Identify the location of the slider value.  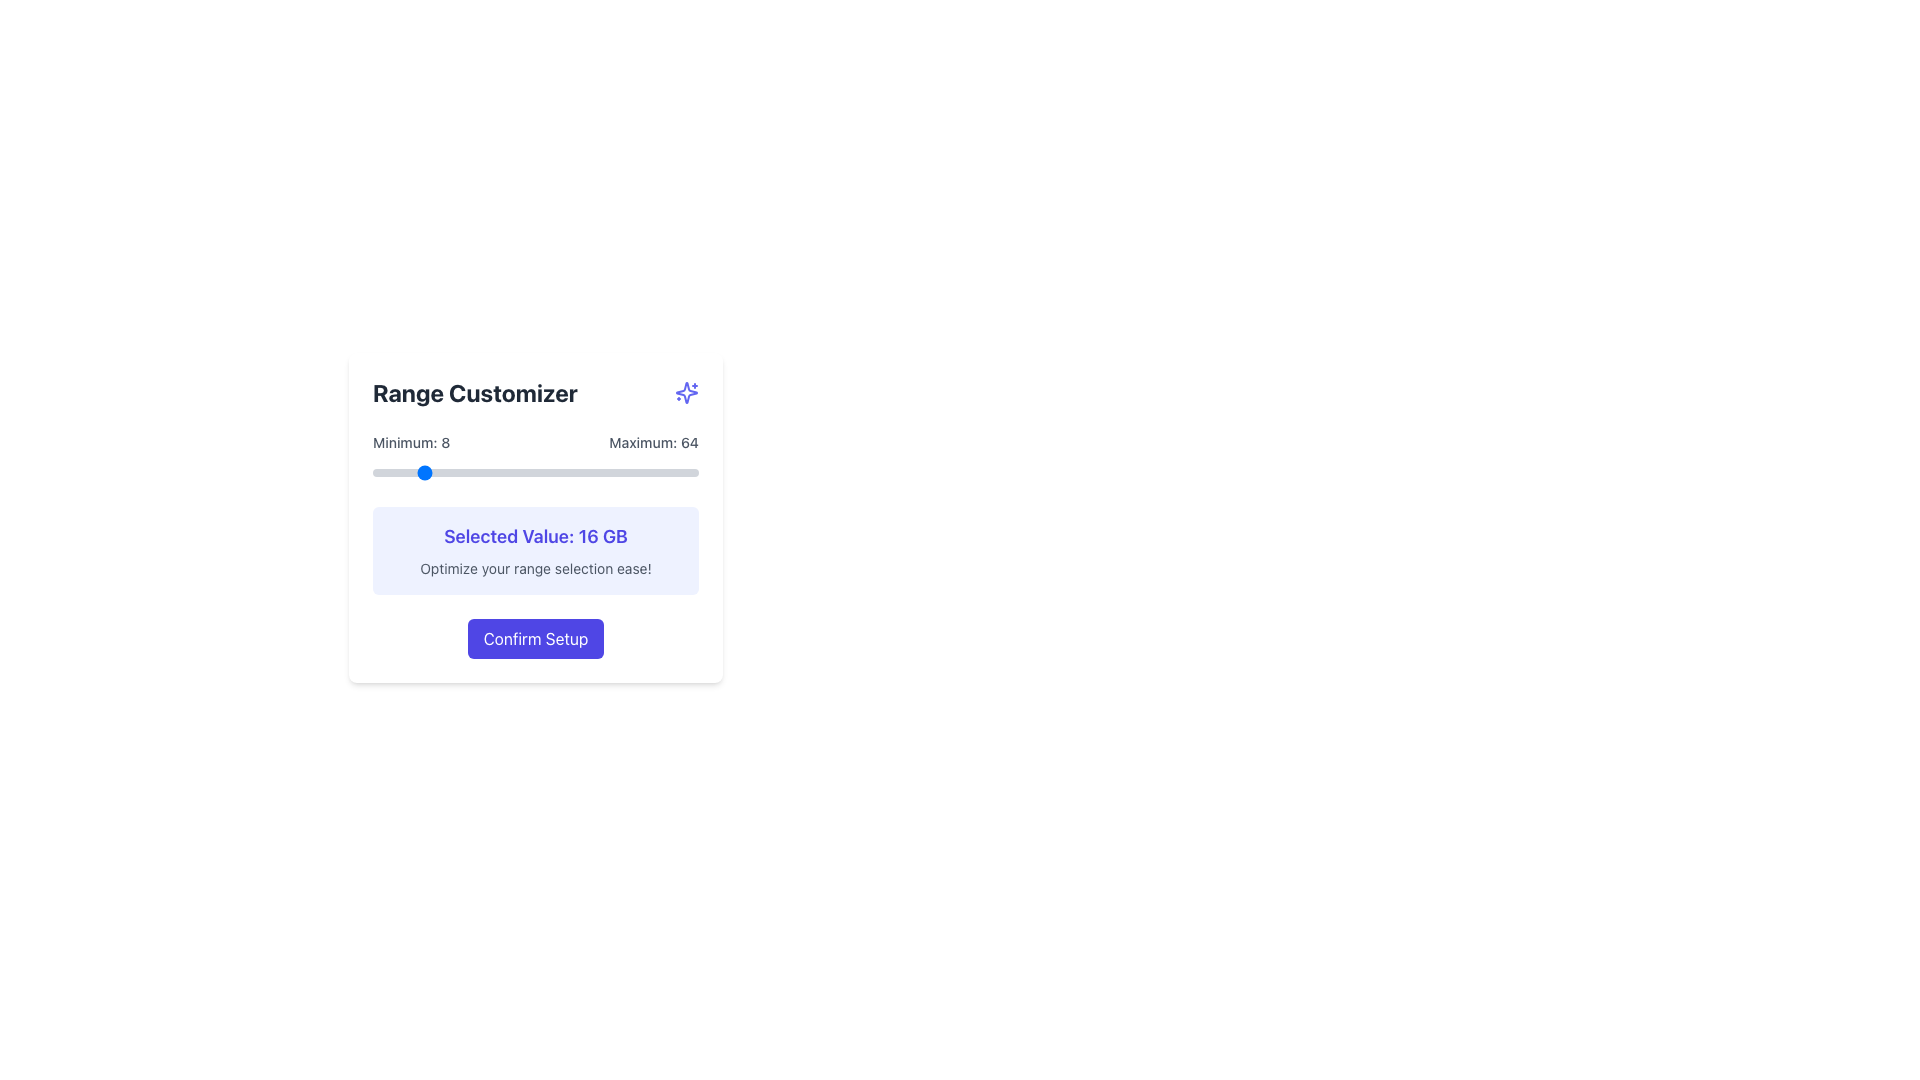
(401, 473).